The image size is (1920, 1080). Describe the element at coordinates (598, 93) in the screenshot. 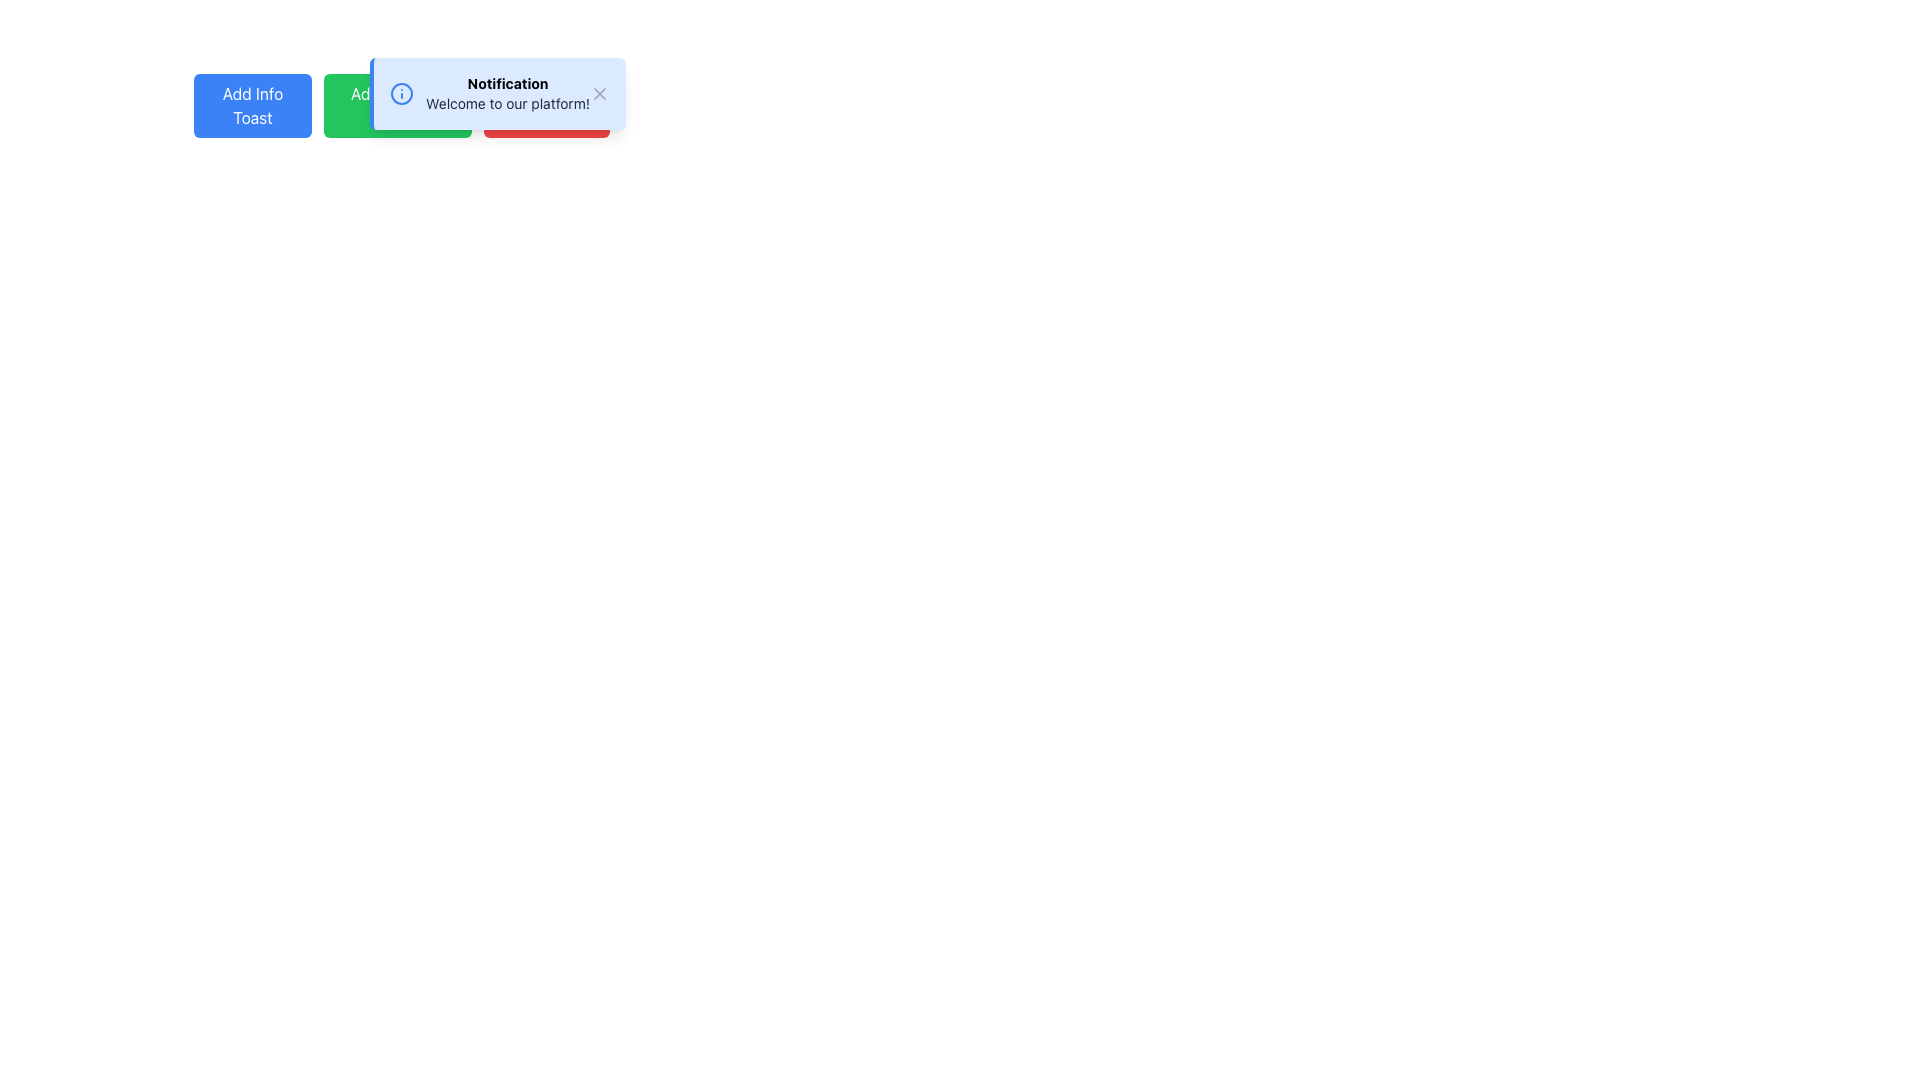

I see `the close button represented by a gray 'X' symbol located at the top-right corner of the notification card` at that location.